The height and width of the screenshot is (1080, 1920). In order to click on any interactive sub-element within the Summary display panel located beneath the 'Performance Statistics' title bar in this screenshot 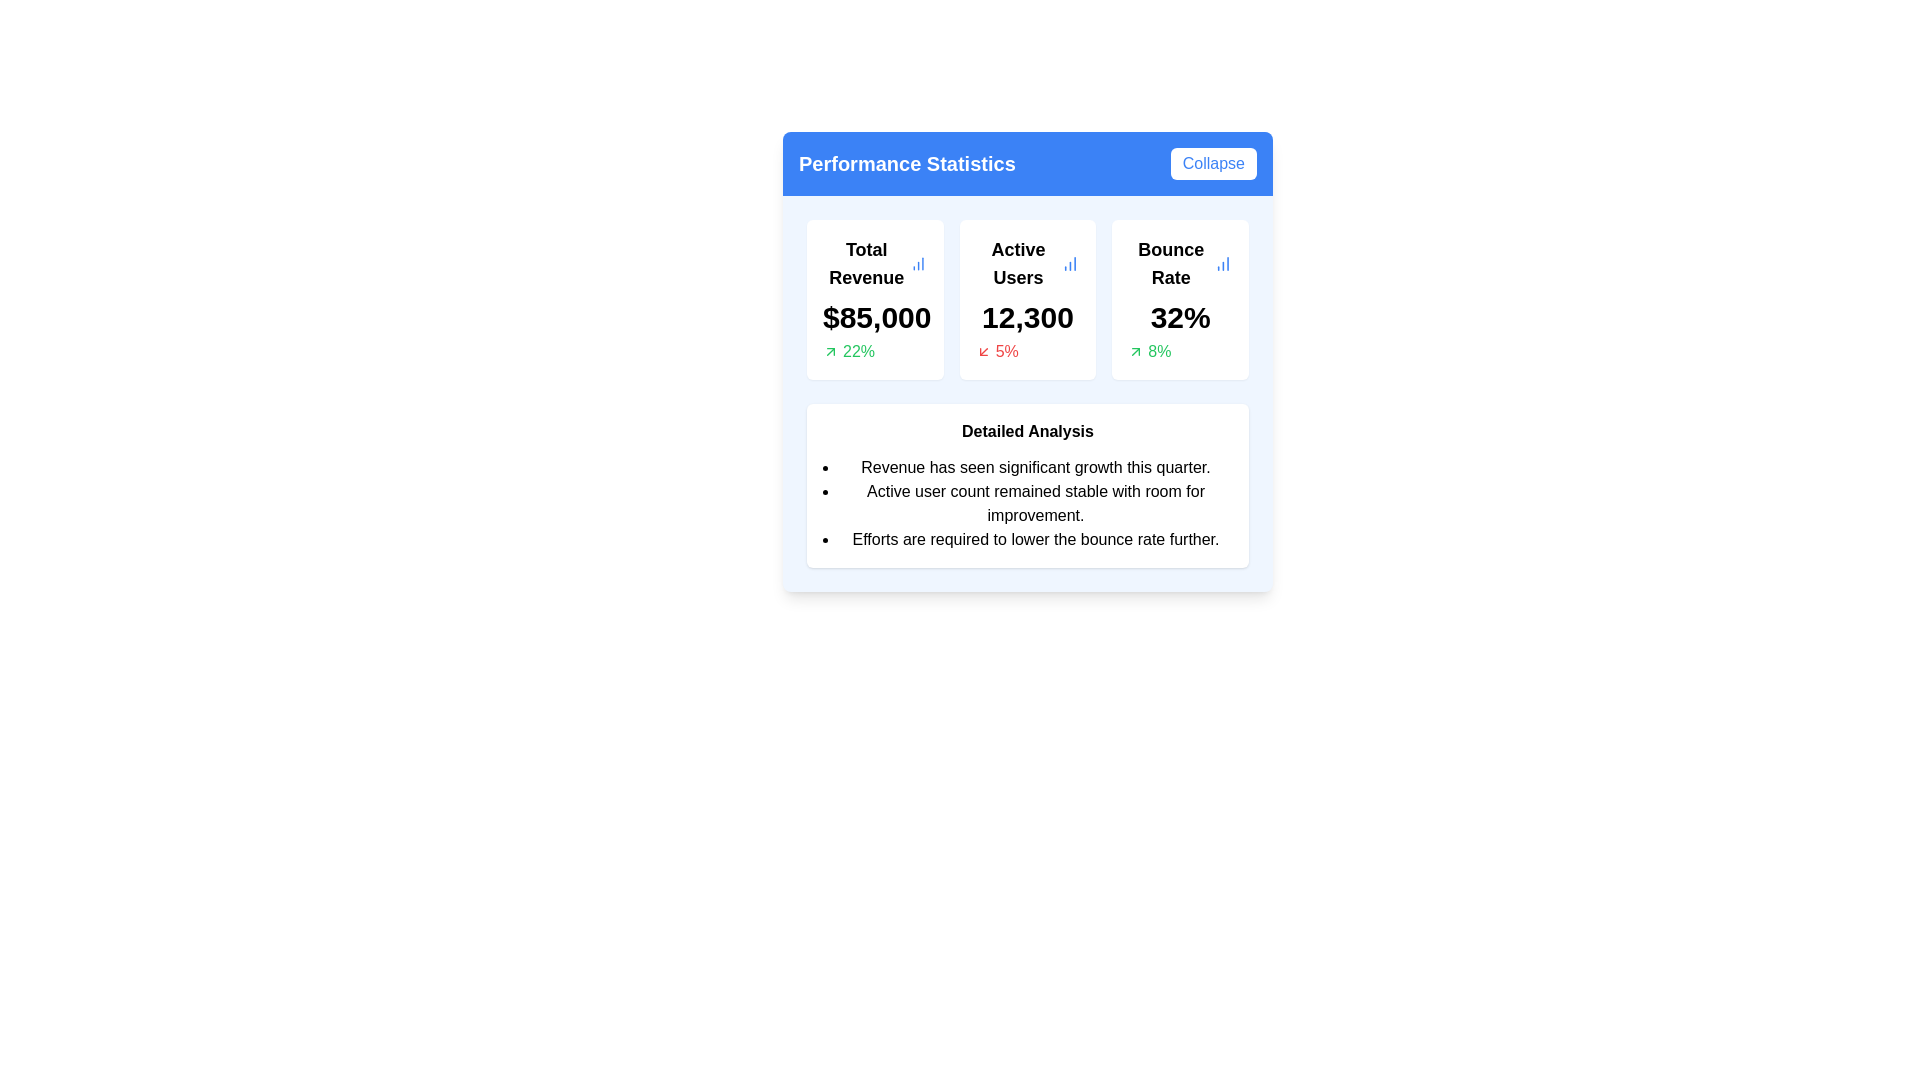, I will do `click(1027, 300)`.